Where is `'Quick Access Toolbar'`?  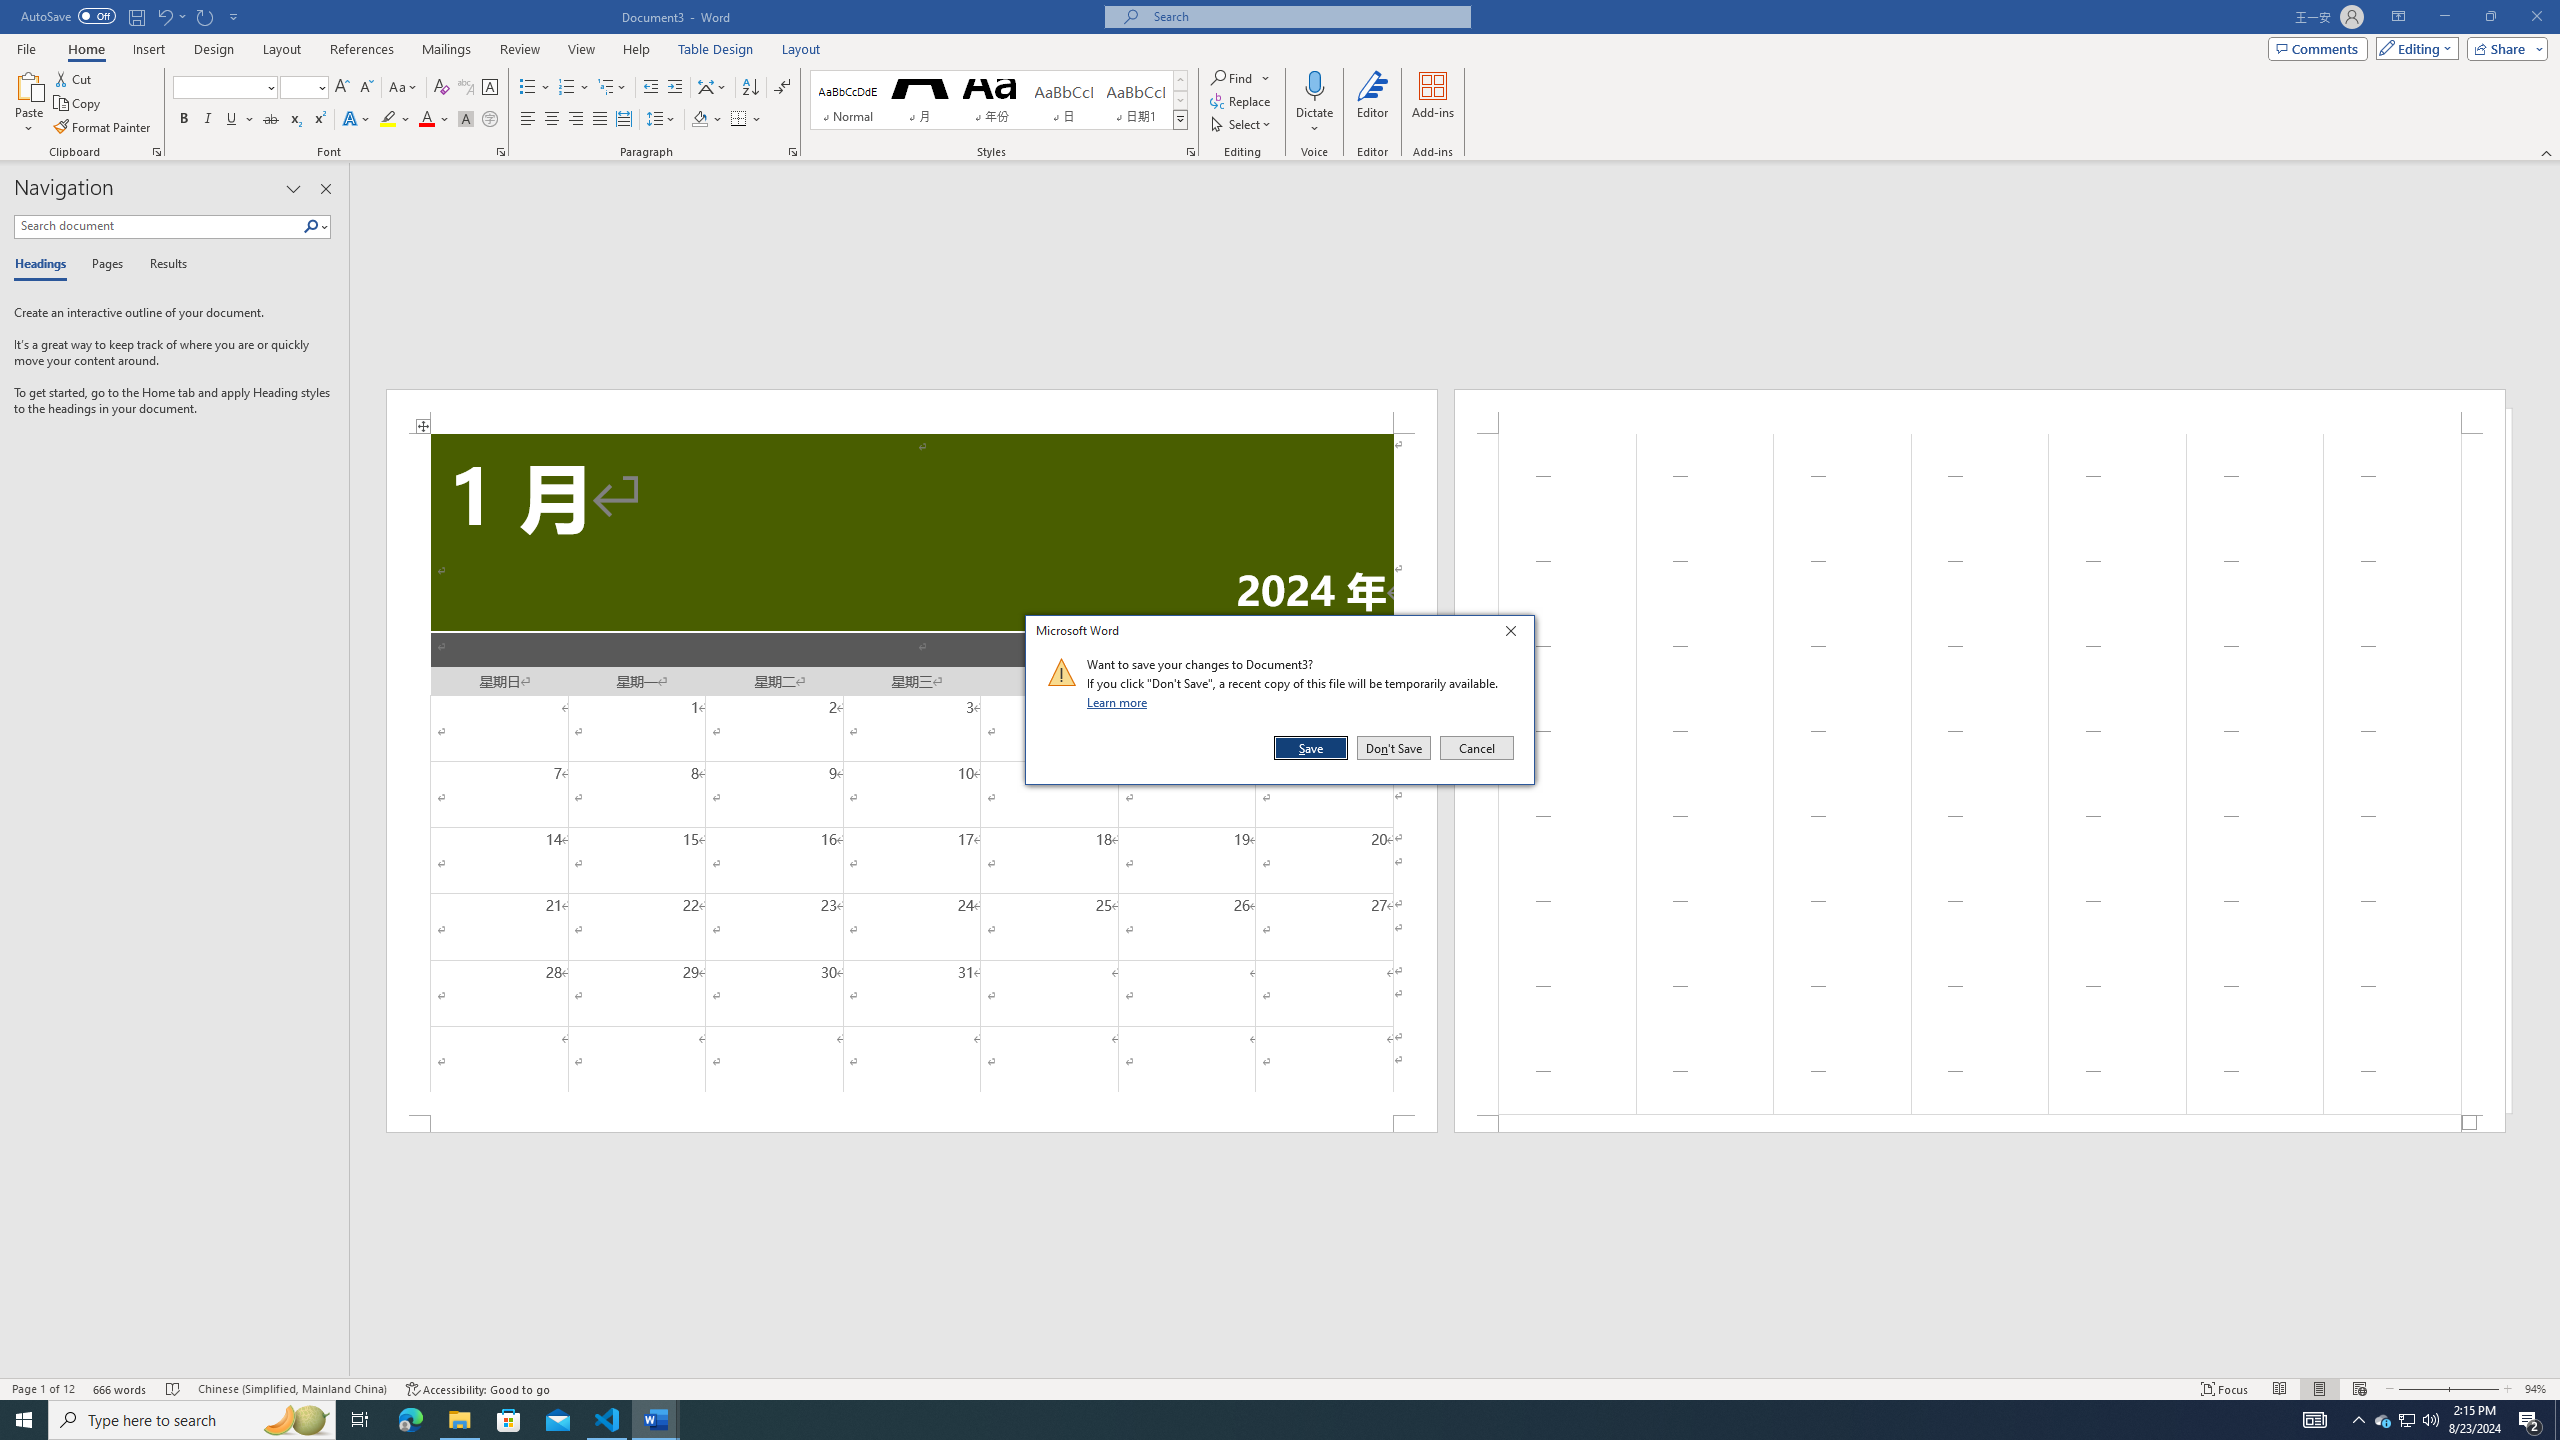 'Quick Access Toolbar' is located at coordinates (130, 16).